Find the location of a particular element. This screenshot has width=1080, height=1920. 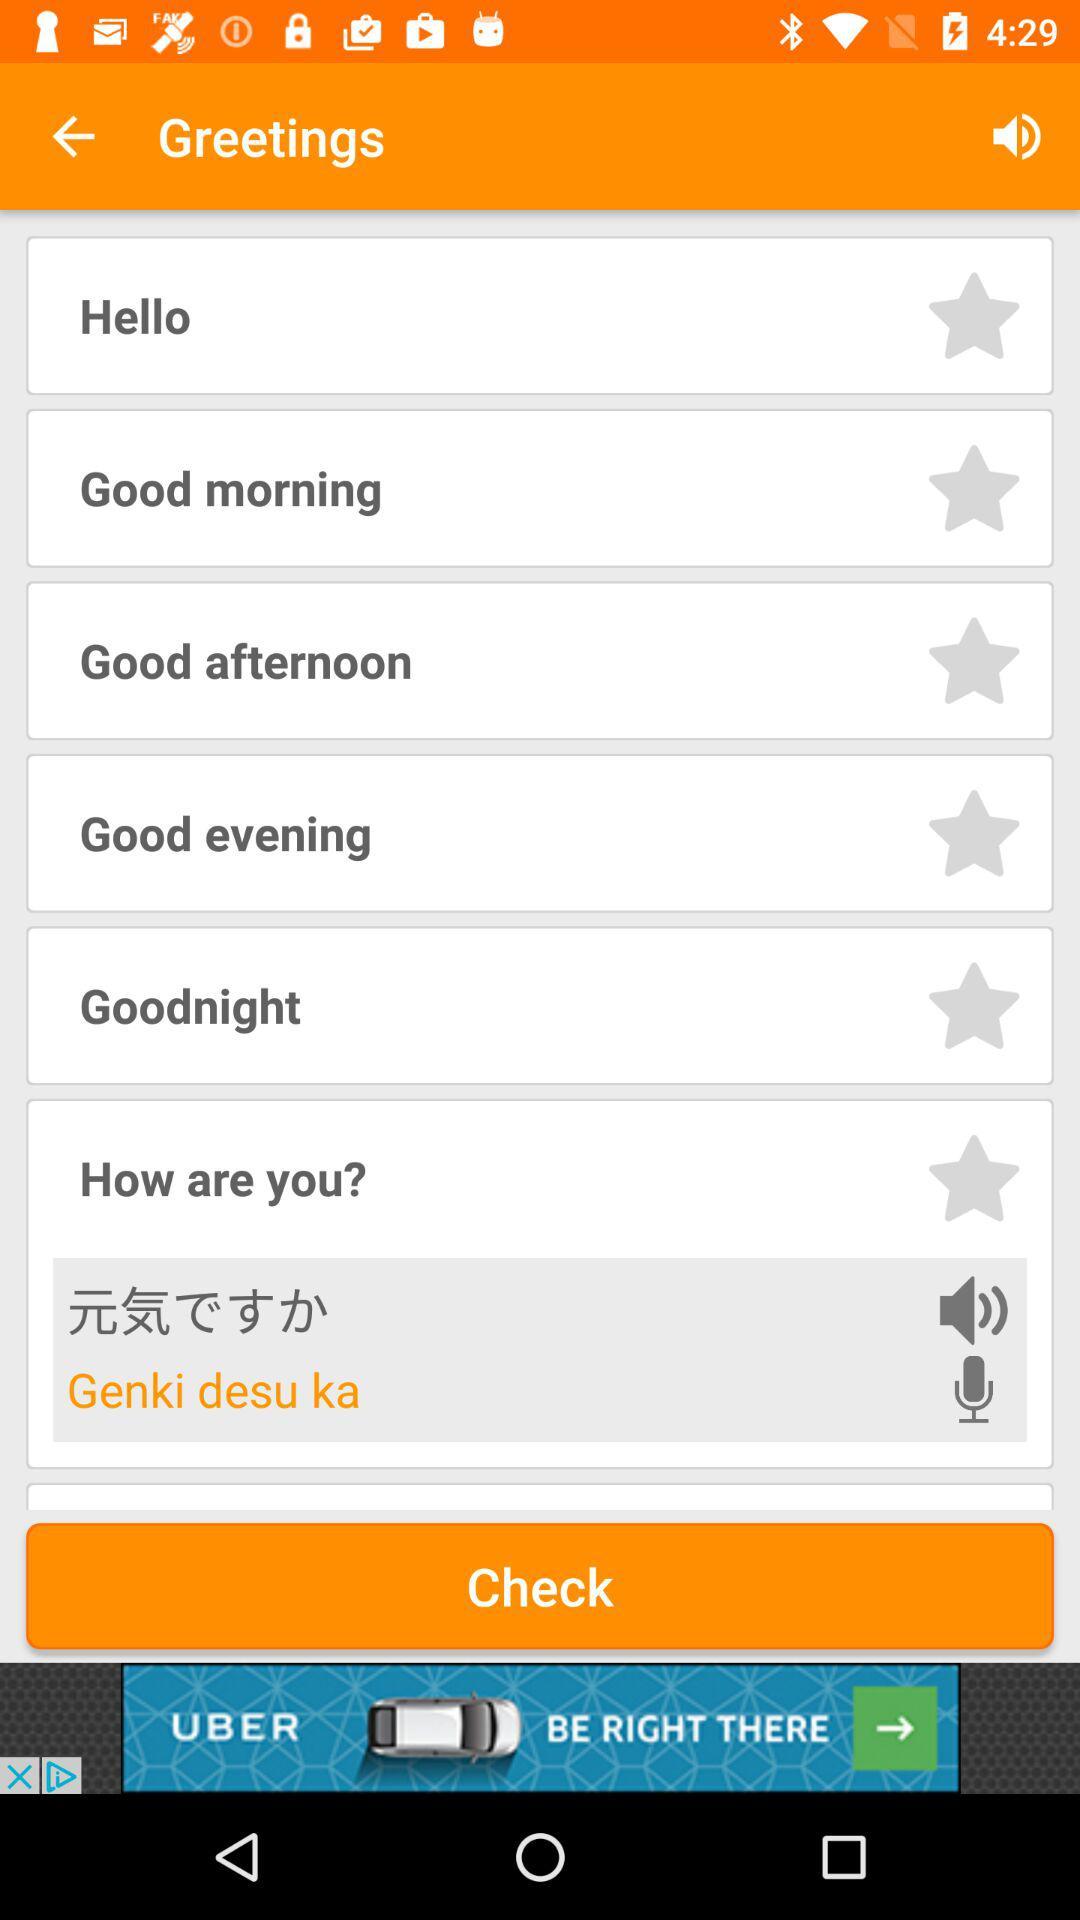

listen to phrase is located at coordinates (972, 1310).